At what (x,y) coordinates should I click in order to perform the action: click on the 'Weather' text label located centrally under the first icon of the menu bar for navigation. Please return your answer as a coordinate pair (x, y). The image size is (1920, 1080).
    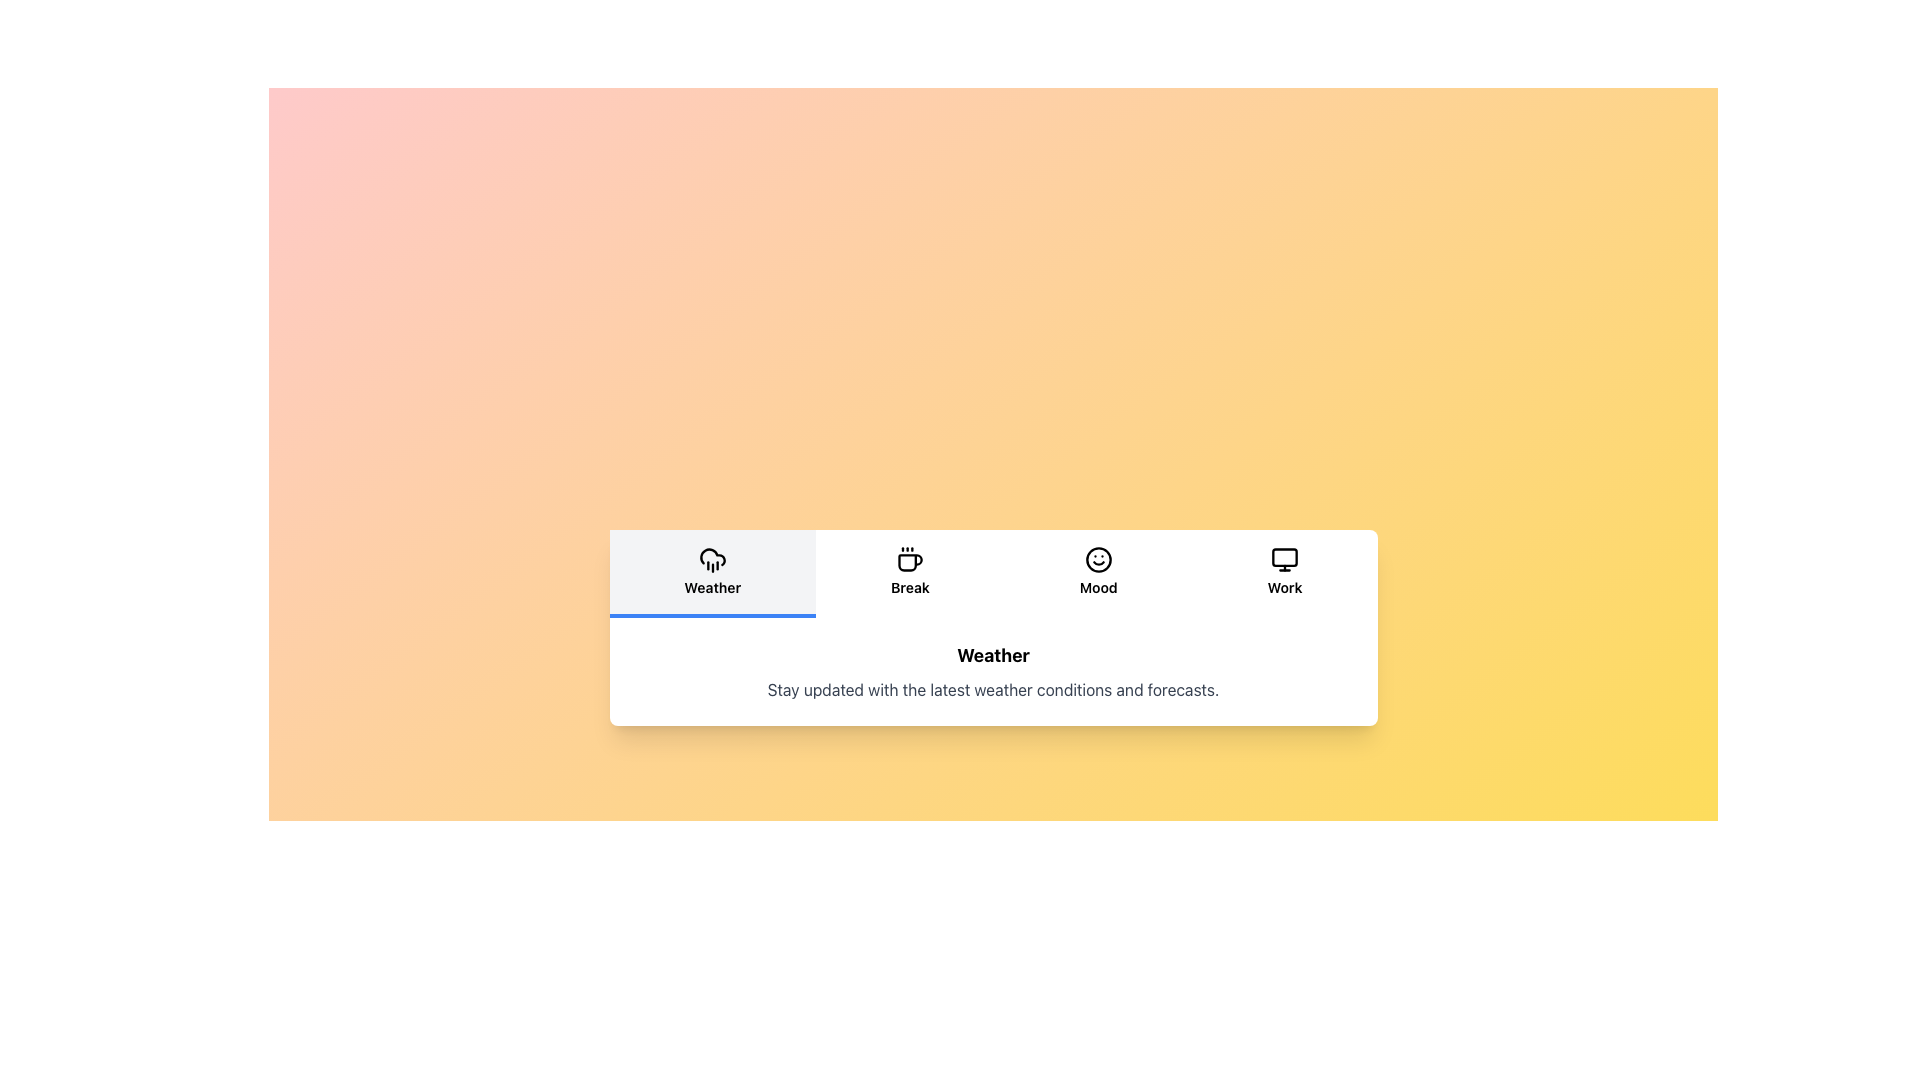
    Looking at the image, I should click on (712, 586).